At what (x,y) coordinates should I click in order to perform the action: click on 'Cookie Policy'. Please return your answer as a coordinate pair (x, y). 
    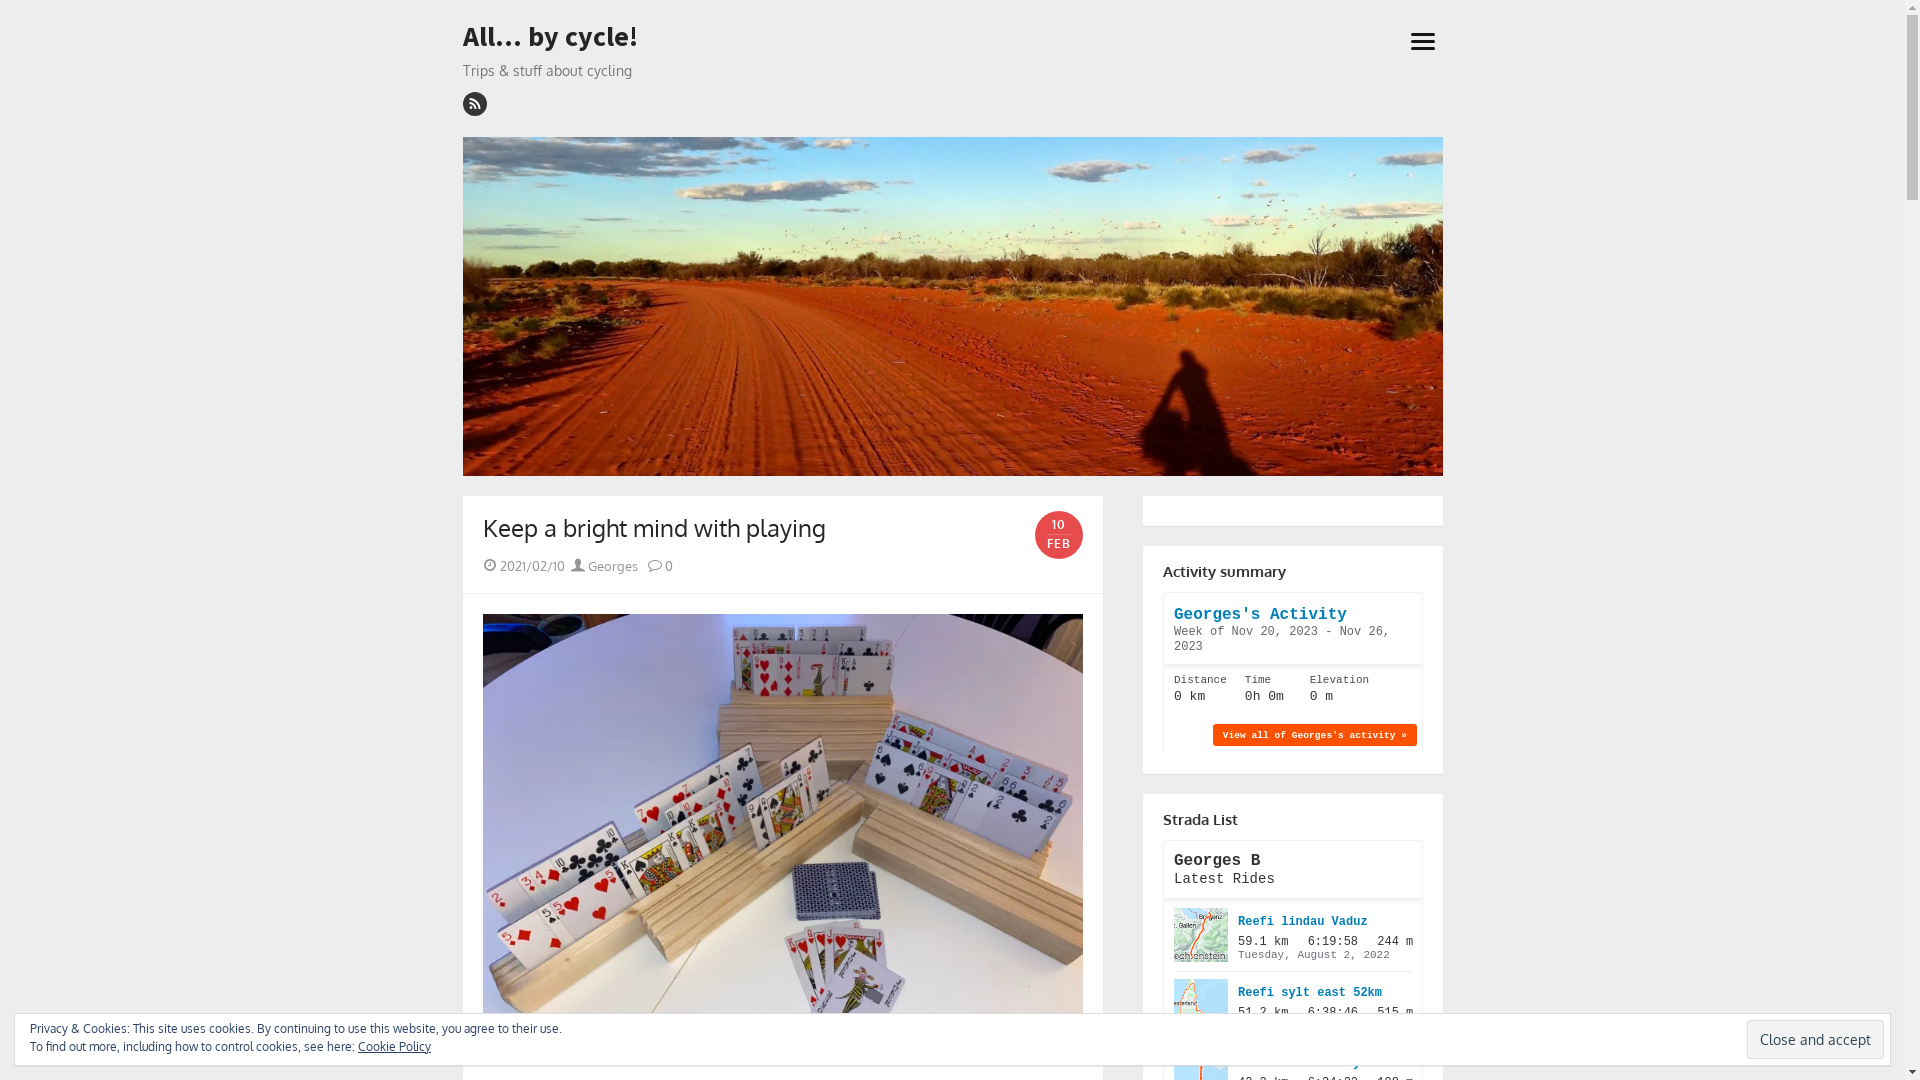
    Looking at the image, I should click on (394, 1045).